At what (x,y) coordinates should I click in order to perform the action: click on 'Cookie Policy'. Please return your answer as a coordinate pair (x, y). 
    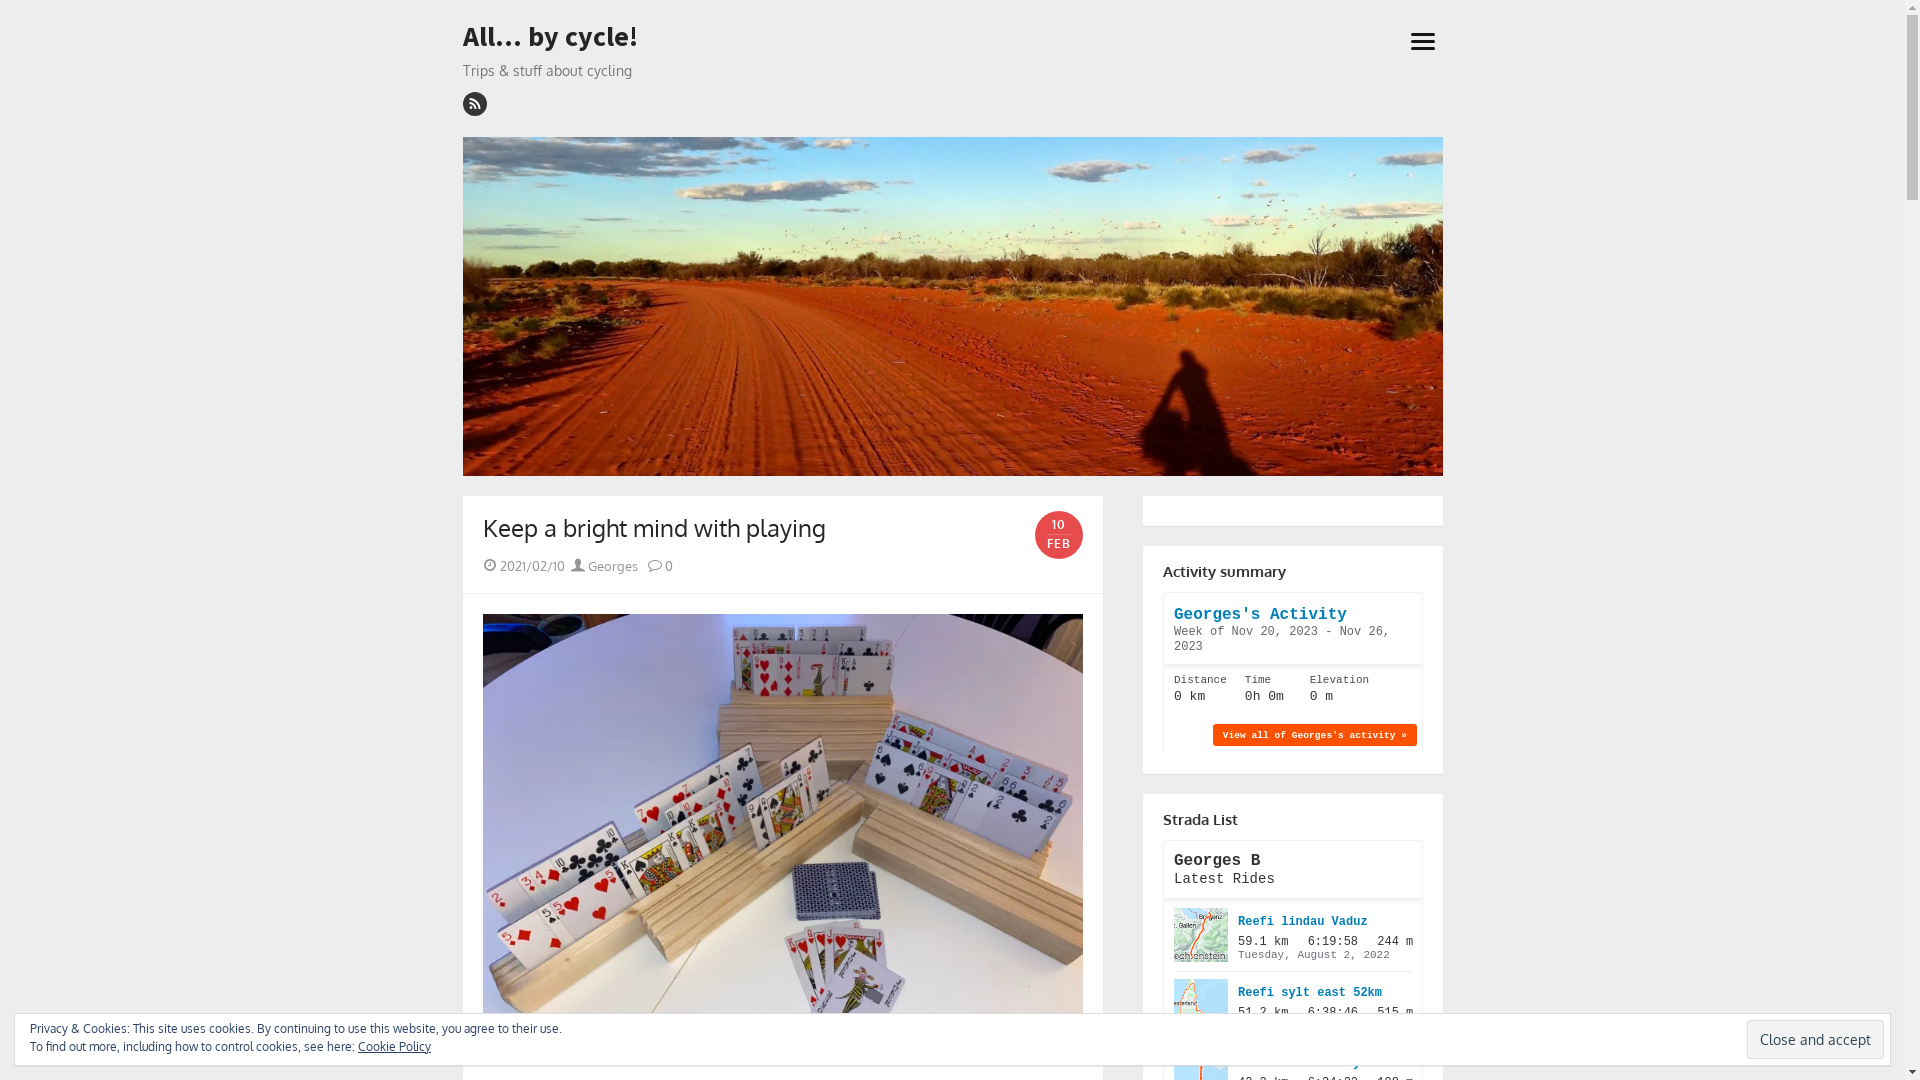
    Looking at the image, I should click on (394, 1045).